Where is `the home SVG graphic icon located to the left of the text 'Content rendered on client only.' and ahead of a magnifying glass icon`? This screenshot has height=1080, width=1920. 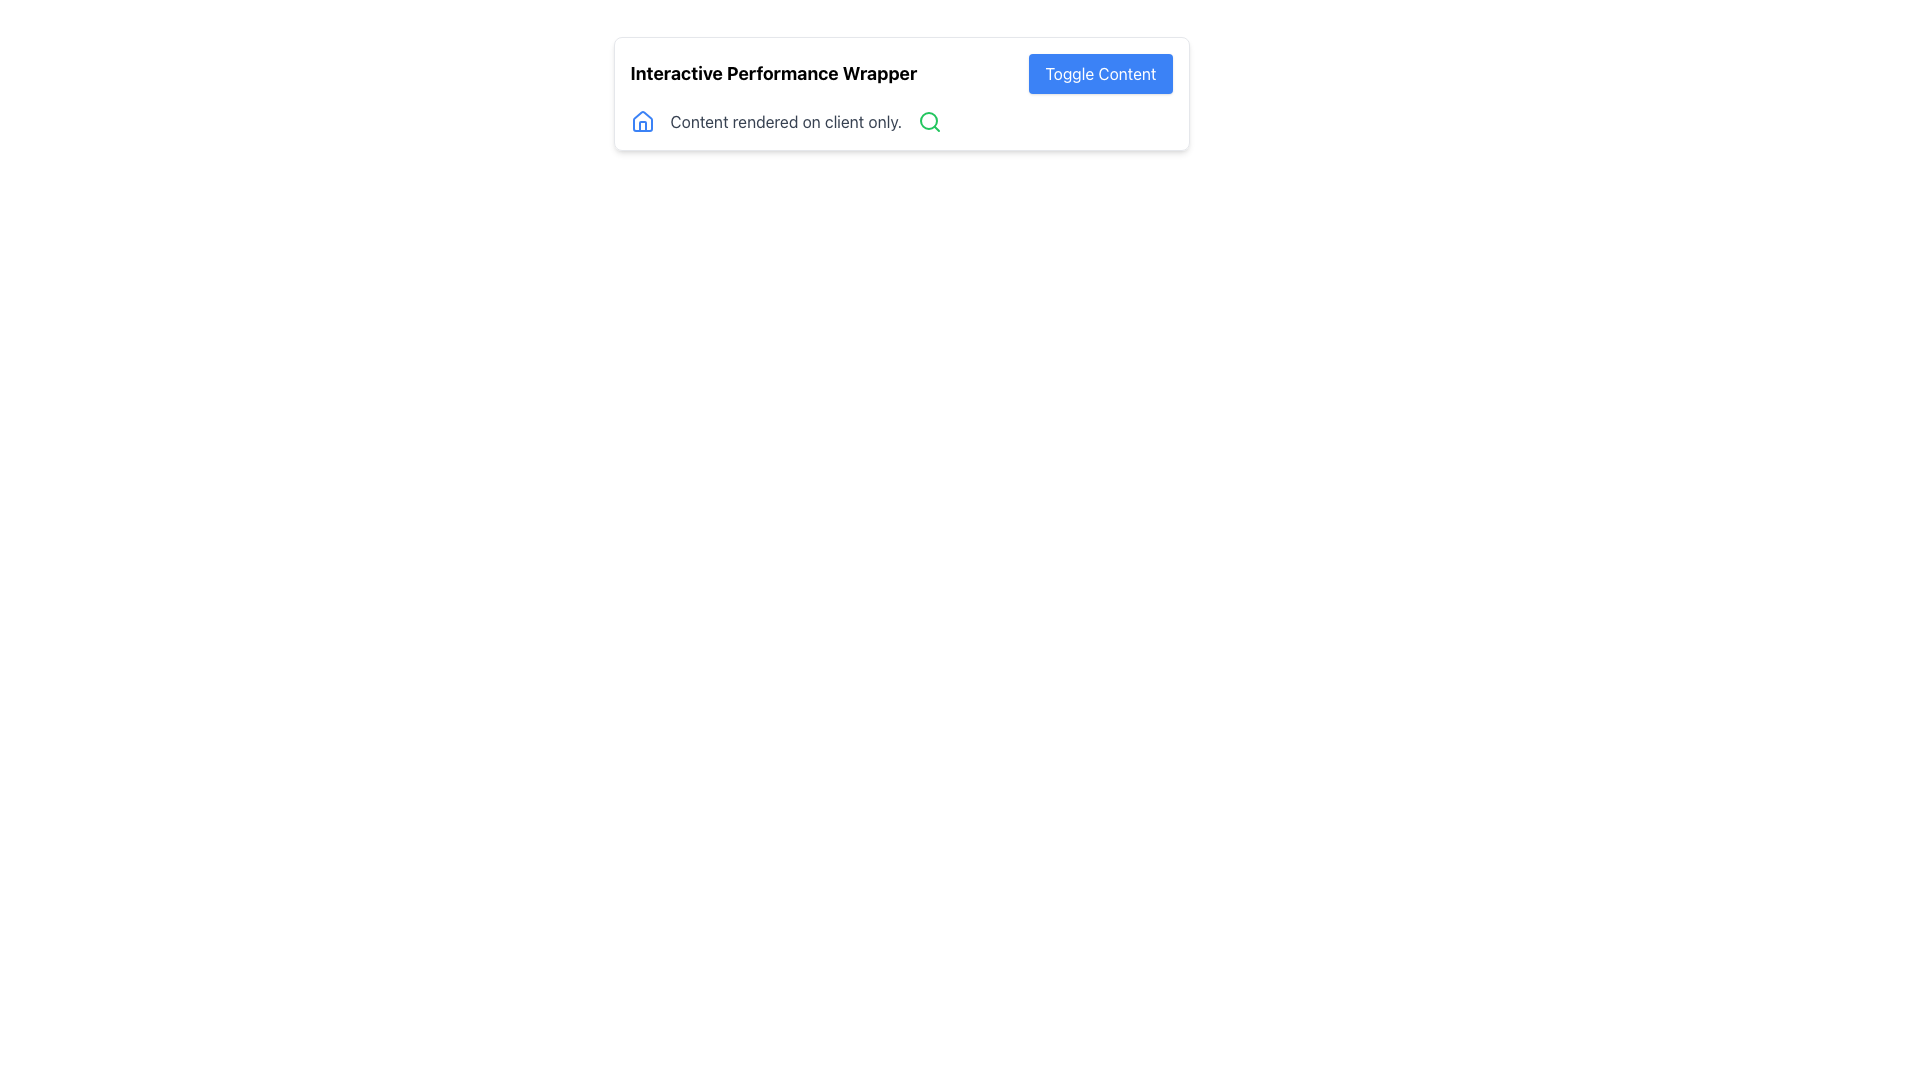
the home SVG graphic icon located to the left of the text 'Content rendered on client only.' and ahead of a magnifying glass icon is located at coordinates (642, 122).